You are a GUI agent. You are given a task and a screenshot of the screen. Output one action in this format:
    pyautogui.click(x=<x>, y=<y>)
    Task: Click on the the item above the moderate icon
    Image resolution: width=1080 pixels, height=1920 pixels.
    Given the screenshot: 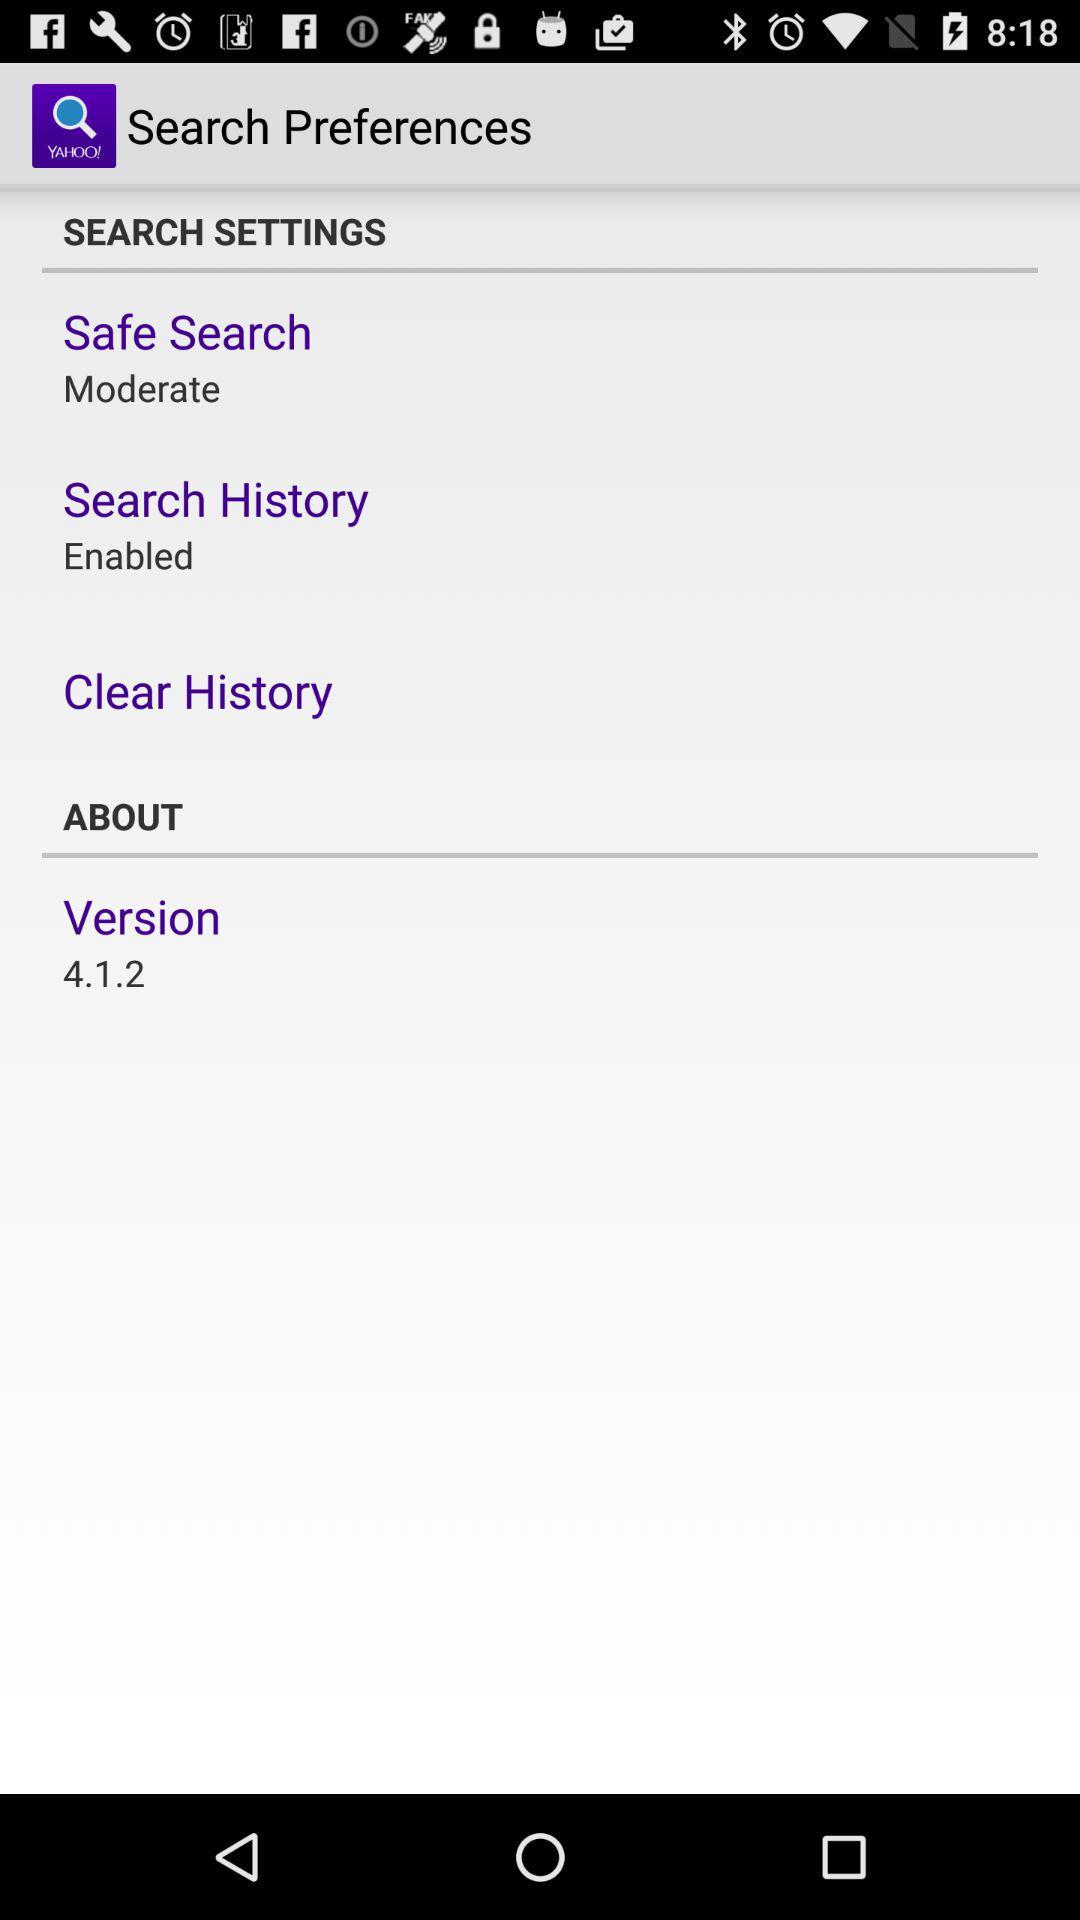 What is the action you would take?
    pyautogui.click(x=187, y=331)
    